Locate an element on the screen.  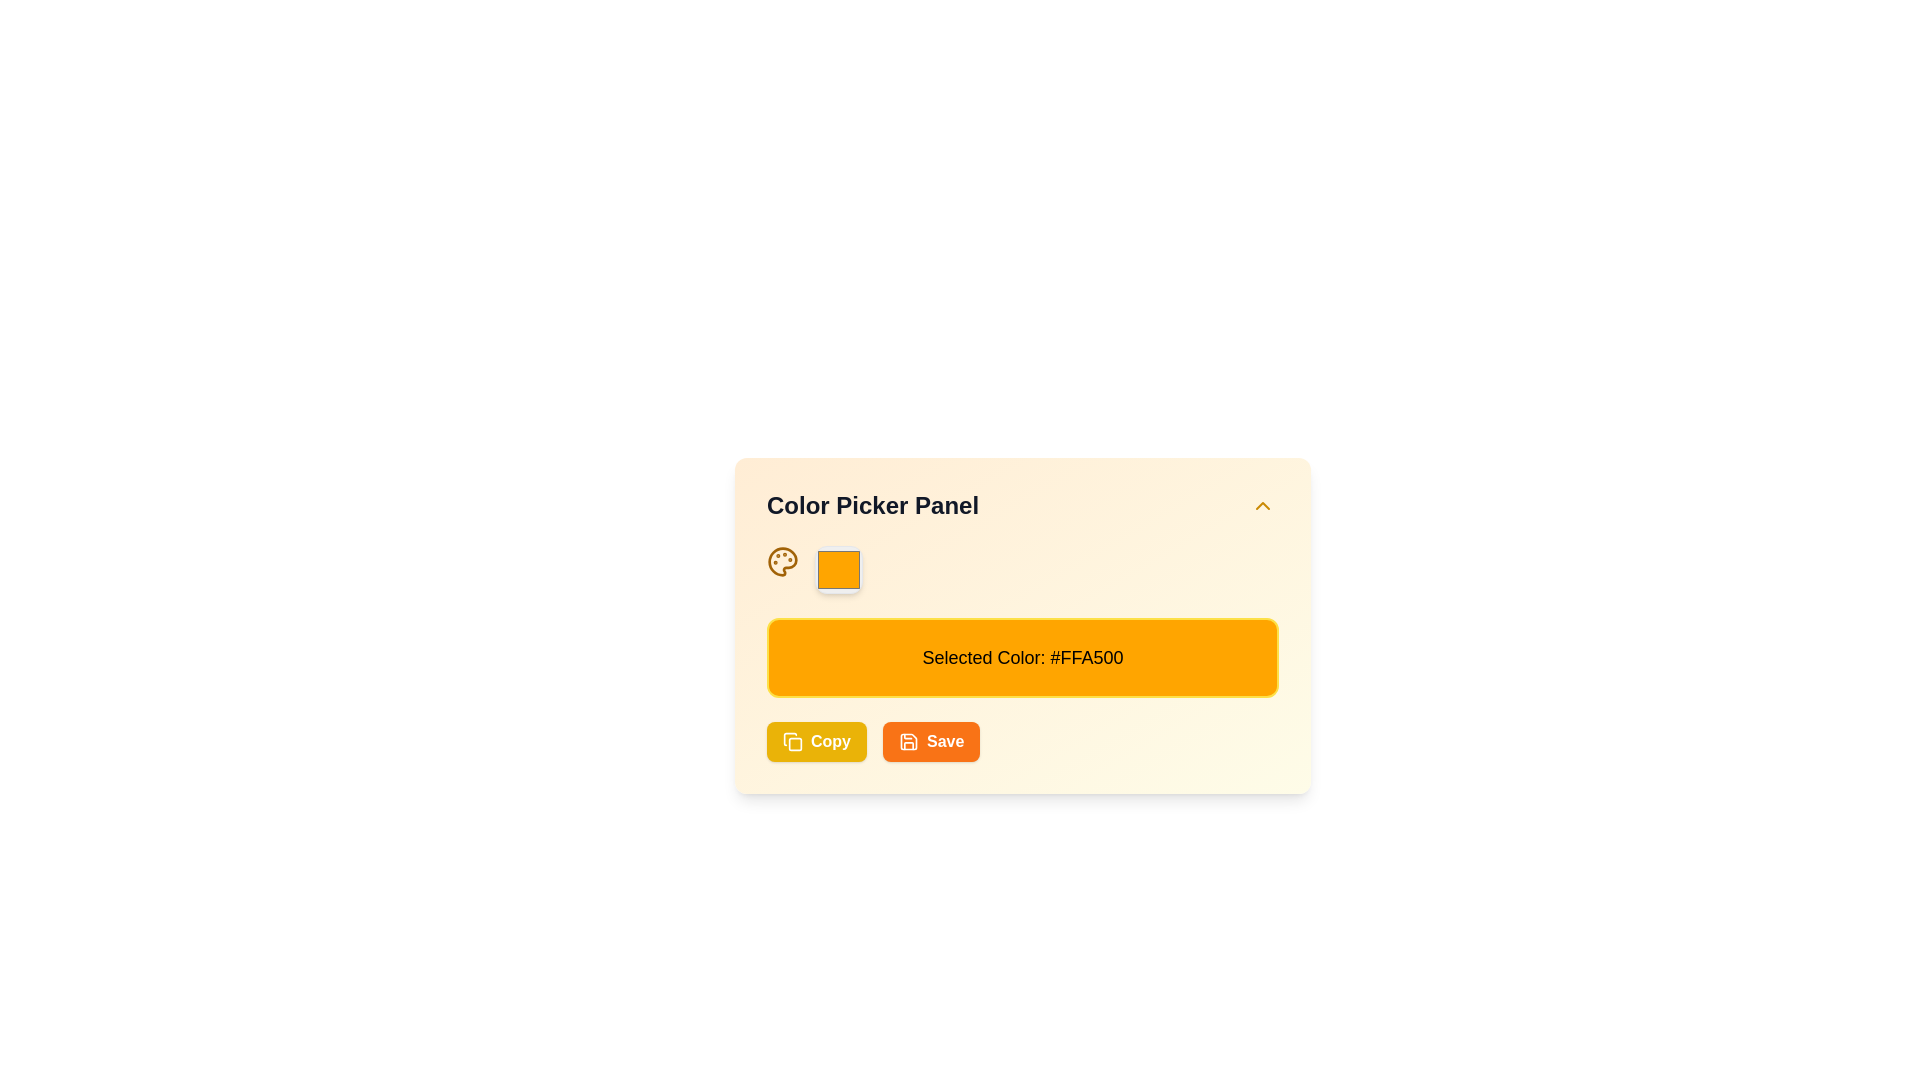
the 'Save' button with an orange background and white text, located at the bottom-right of the color picker panel is located at coordinates (930, 741).